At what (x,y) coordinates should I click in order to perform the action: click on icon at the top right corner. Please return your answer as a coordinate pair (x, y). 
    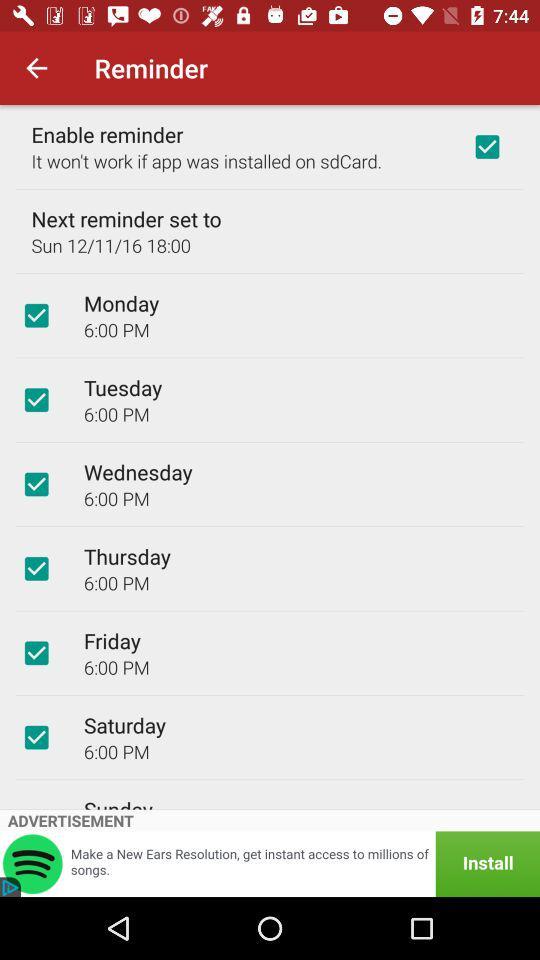
    Looking at the image, I should click on (486, 145).